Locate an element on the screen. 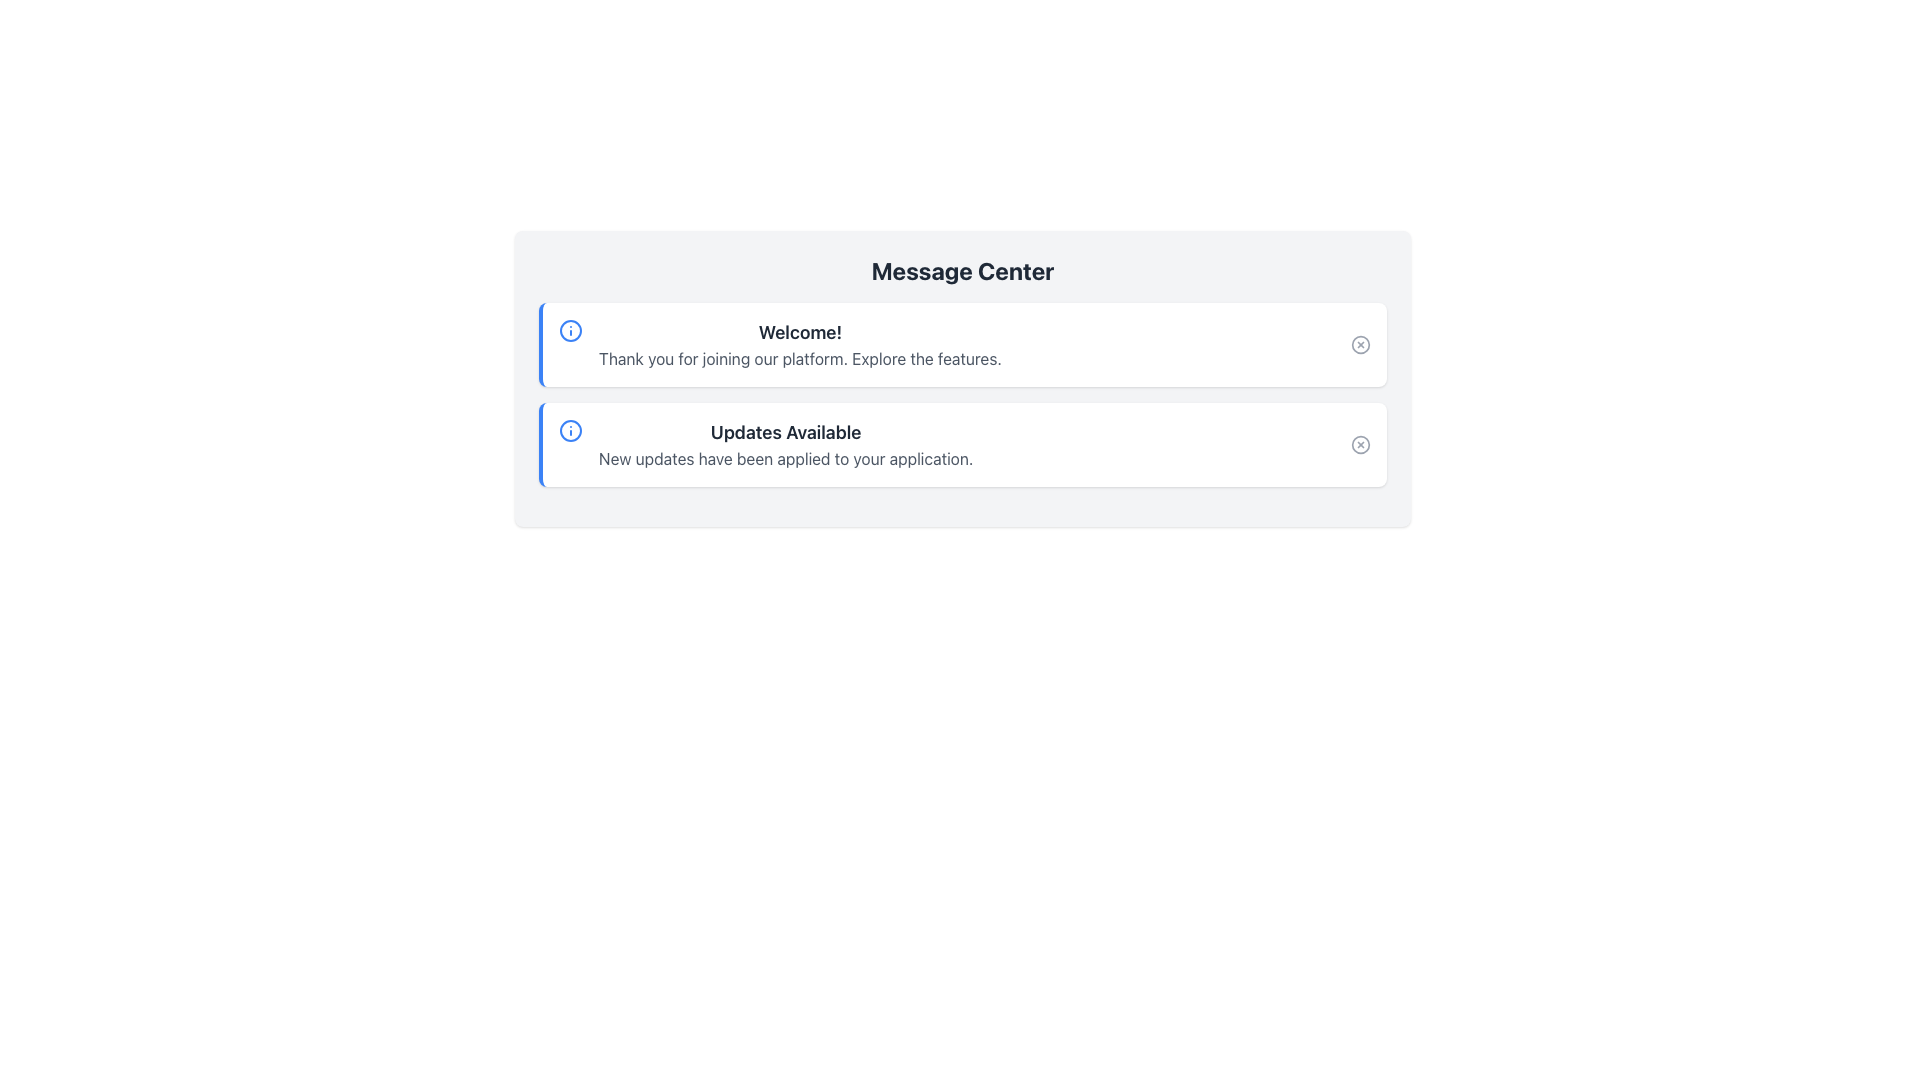 The width and height of the screenshot is (1920, 1080). the circular graphical decoration within the first notification card located at the top-right corner of its section is located at coordinates (1360, 343).